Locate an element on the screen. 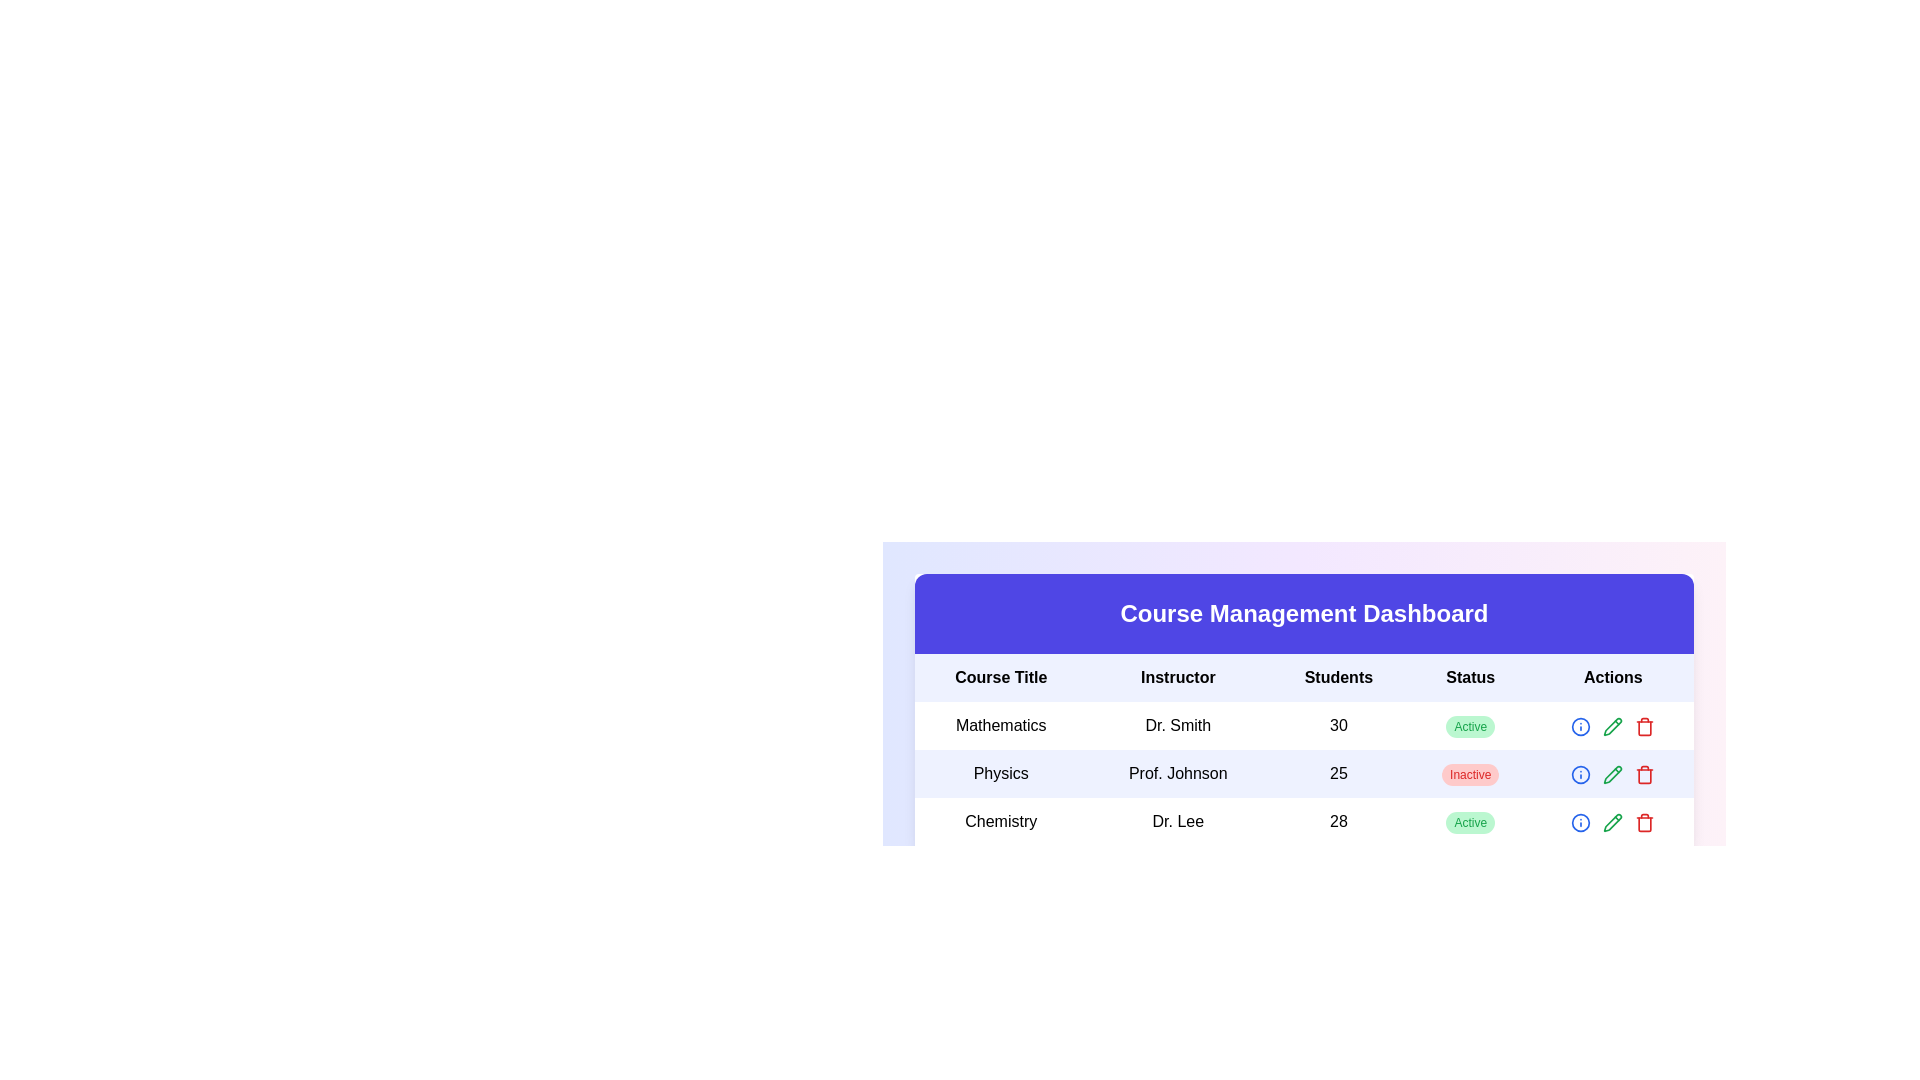 The width and height of the screenshot is (1920, 1080). the third icon in the actions column of the course management dashboard, which allows users is located at coordinates (1613, 821).